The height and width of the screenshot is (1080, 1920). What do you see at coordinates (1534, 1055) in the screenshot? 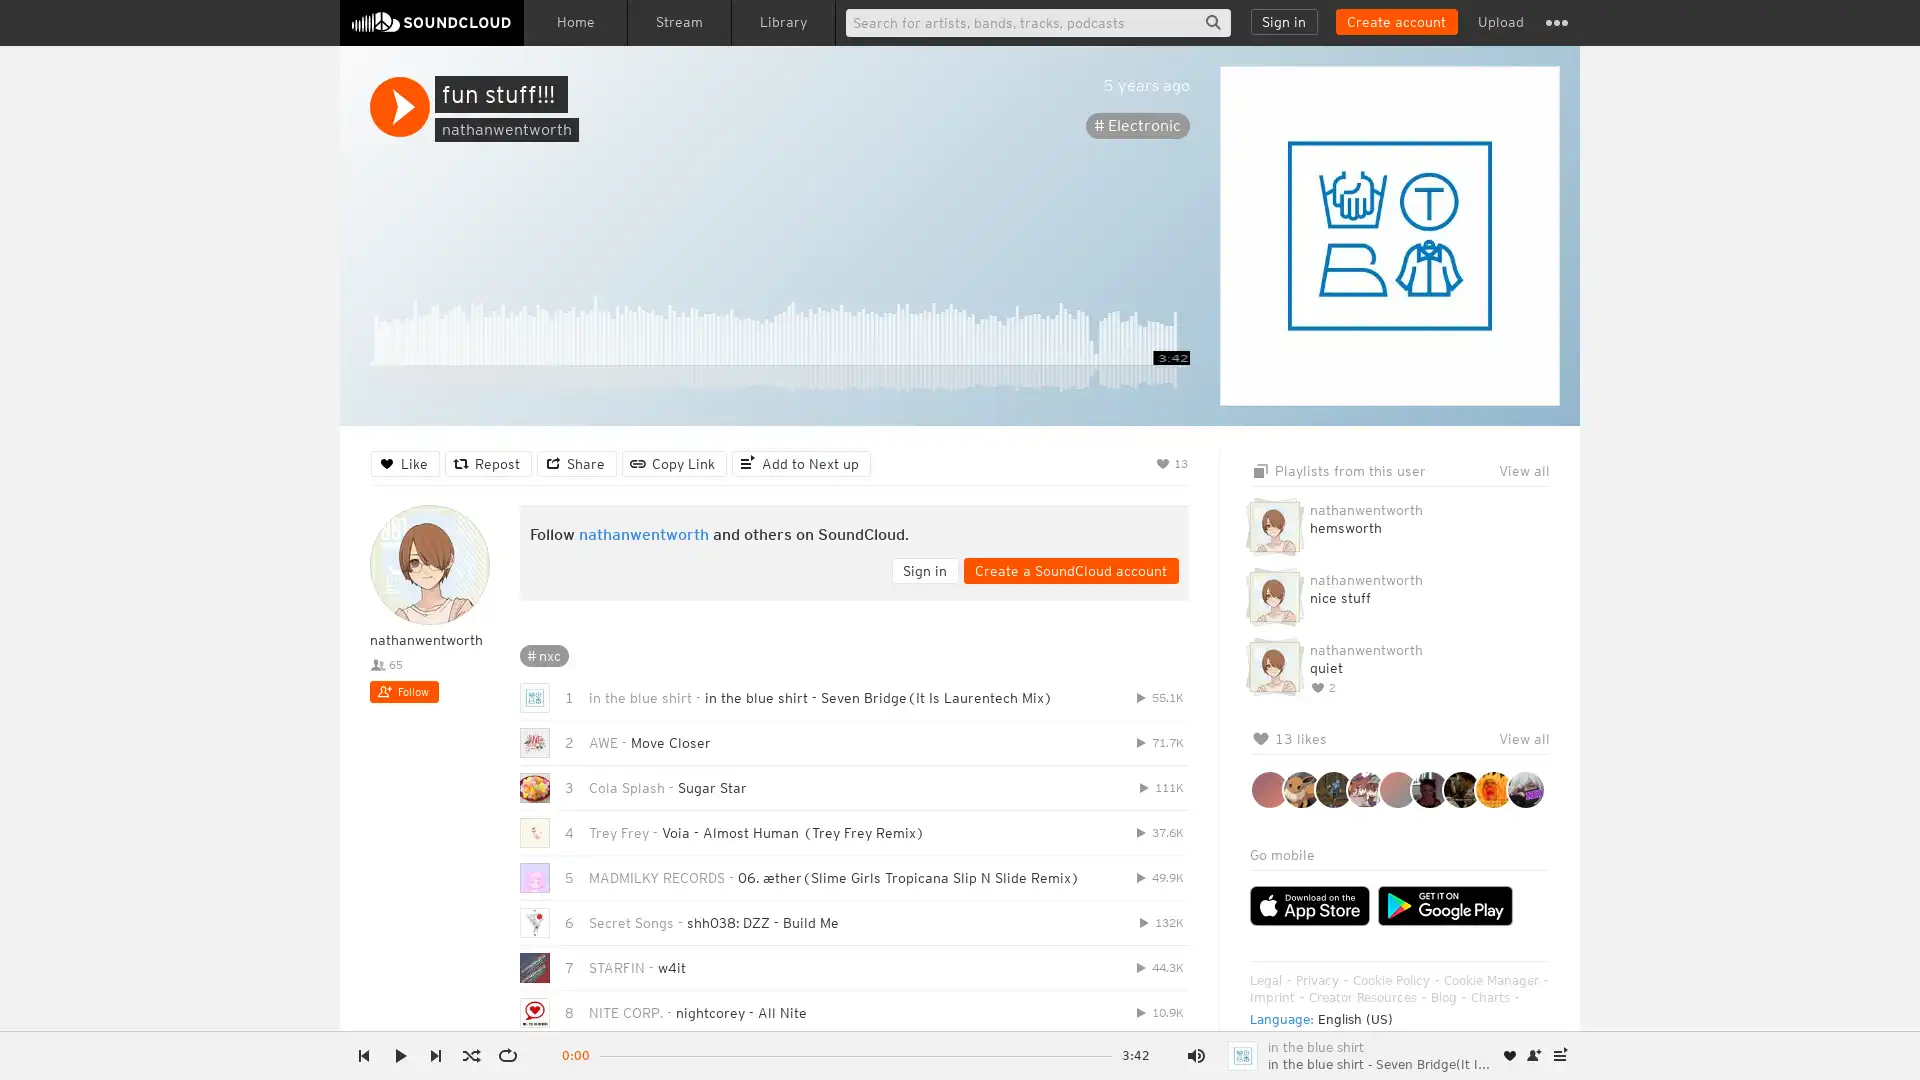
I see `Follow` at bounding box center [1534, 1055].